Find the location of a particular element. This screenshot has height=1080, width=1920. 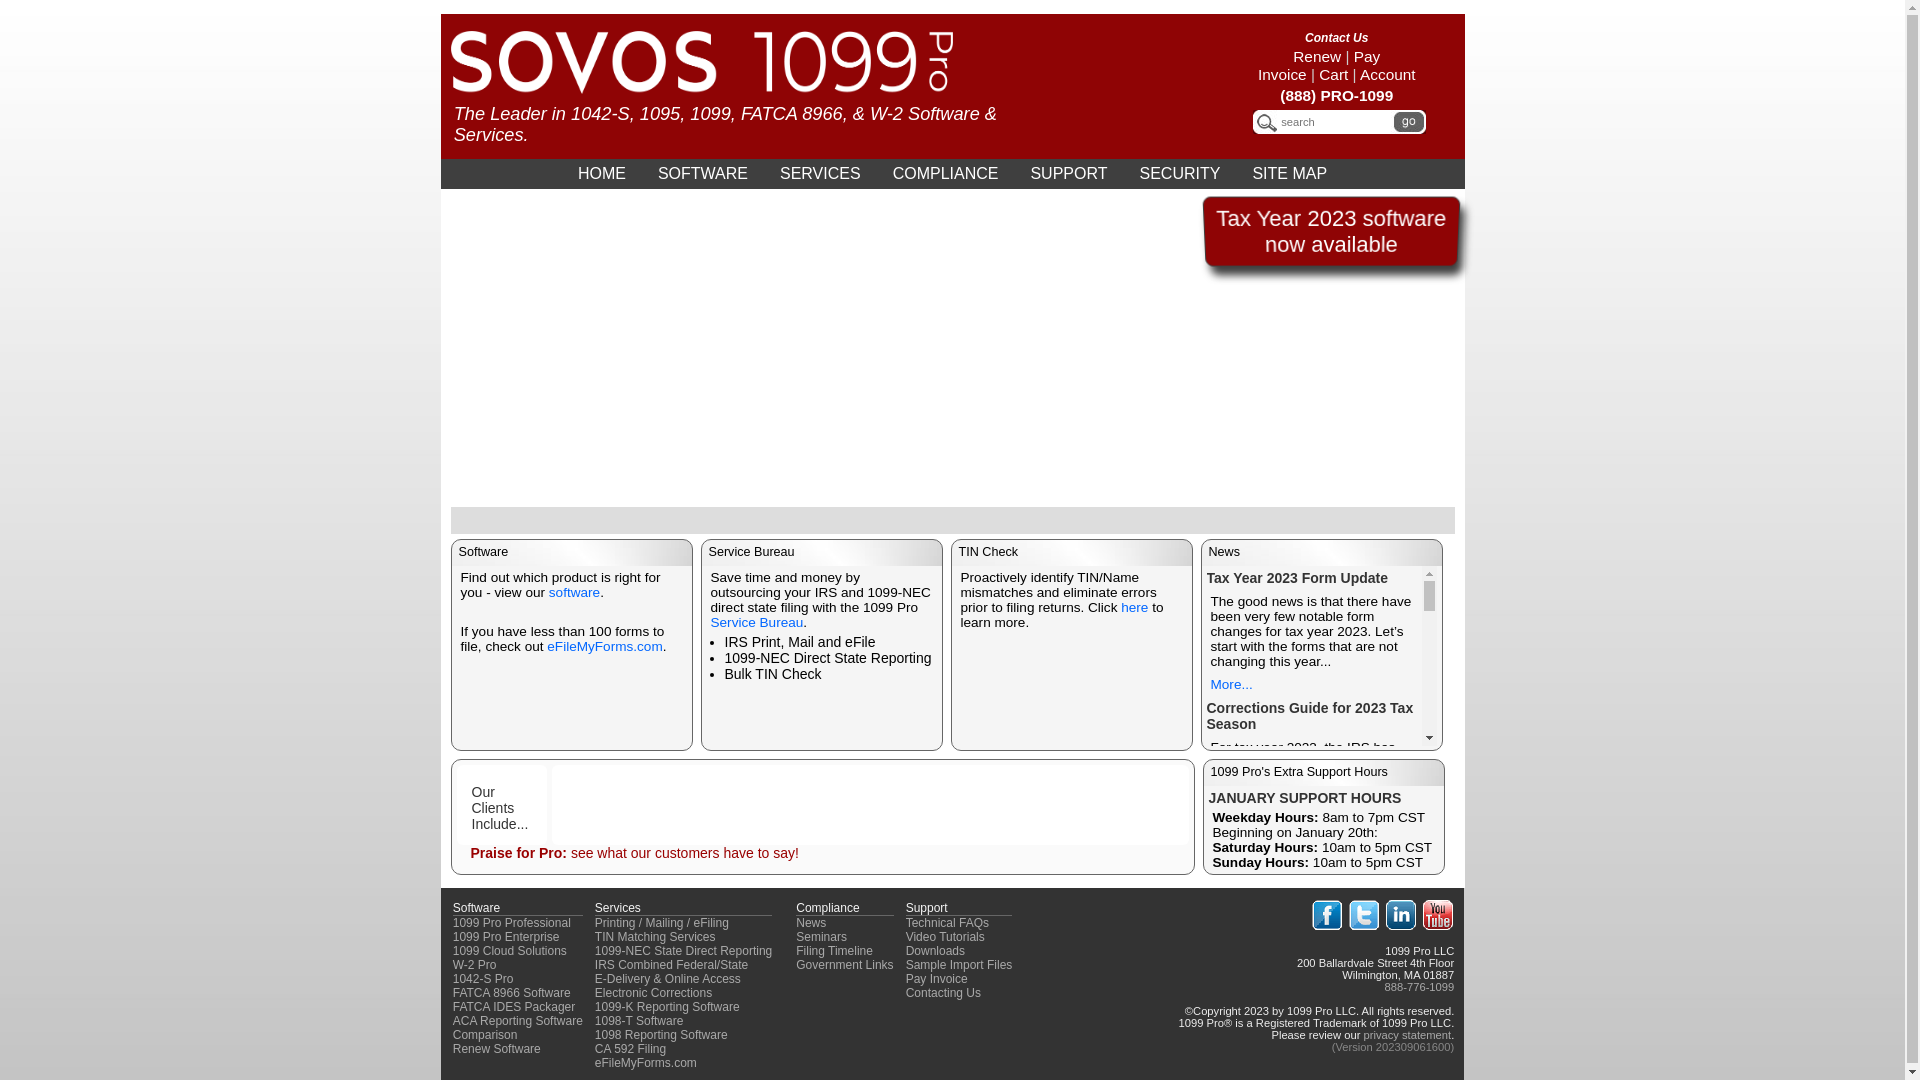

'E-Delivery & Online Access' is located at coordinates (667, 978).